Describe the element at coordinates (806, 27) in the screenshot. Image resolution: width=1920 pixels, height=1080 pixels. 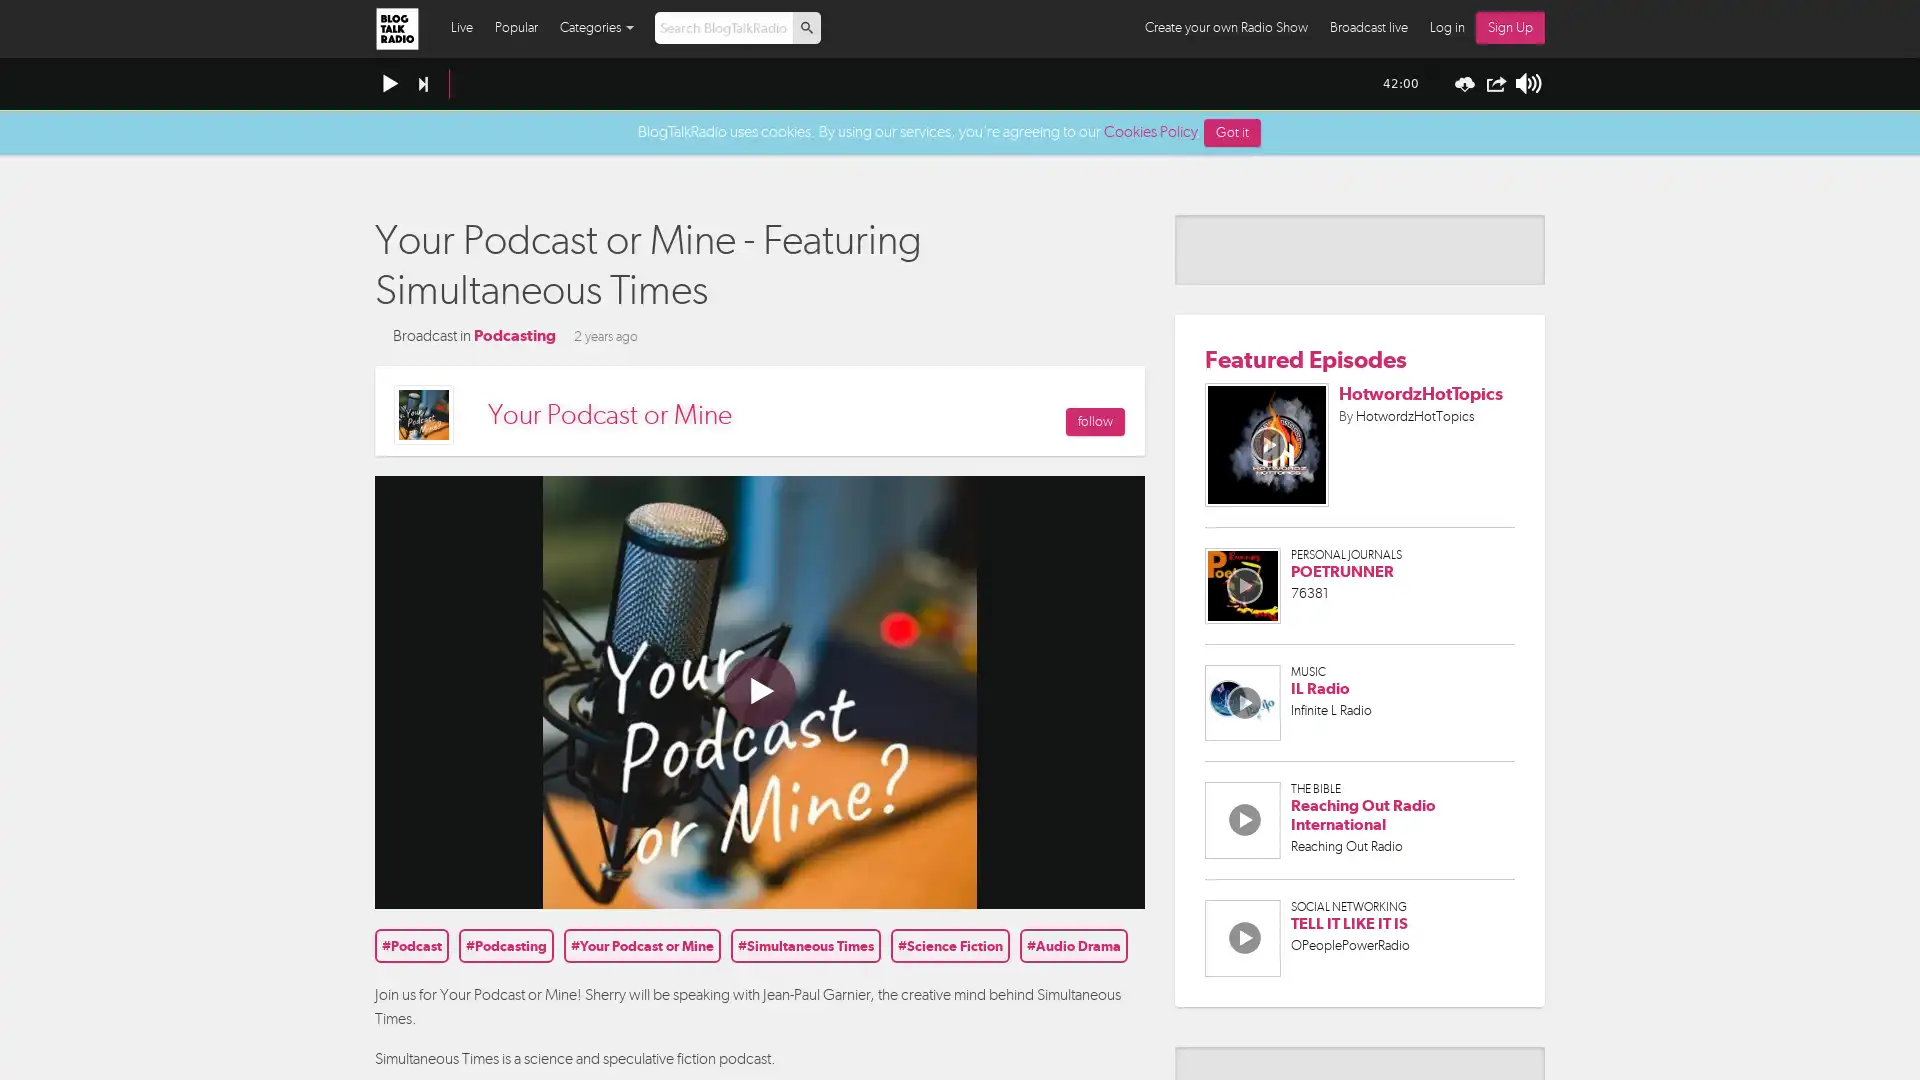
I see `p` at that location.